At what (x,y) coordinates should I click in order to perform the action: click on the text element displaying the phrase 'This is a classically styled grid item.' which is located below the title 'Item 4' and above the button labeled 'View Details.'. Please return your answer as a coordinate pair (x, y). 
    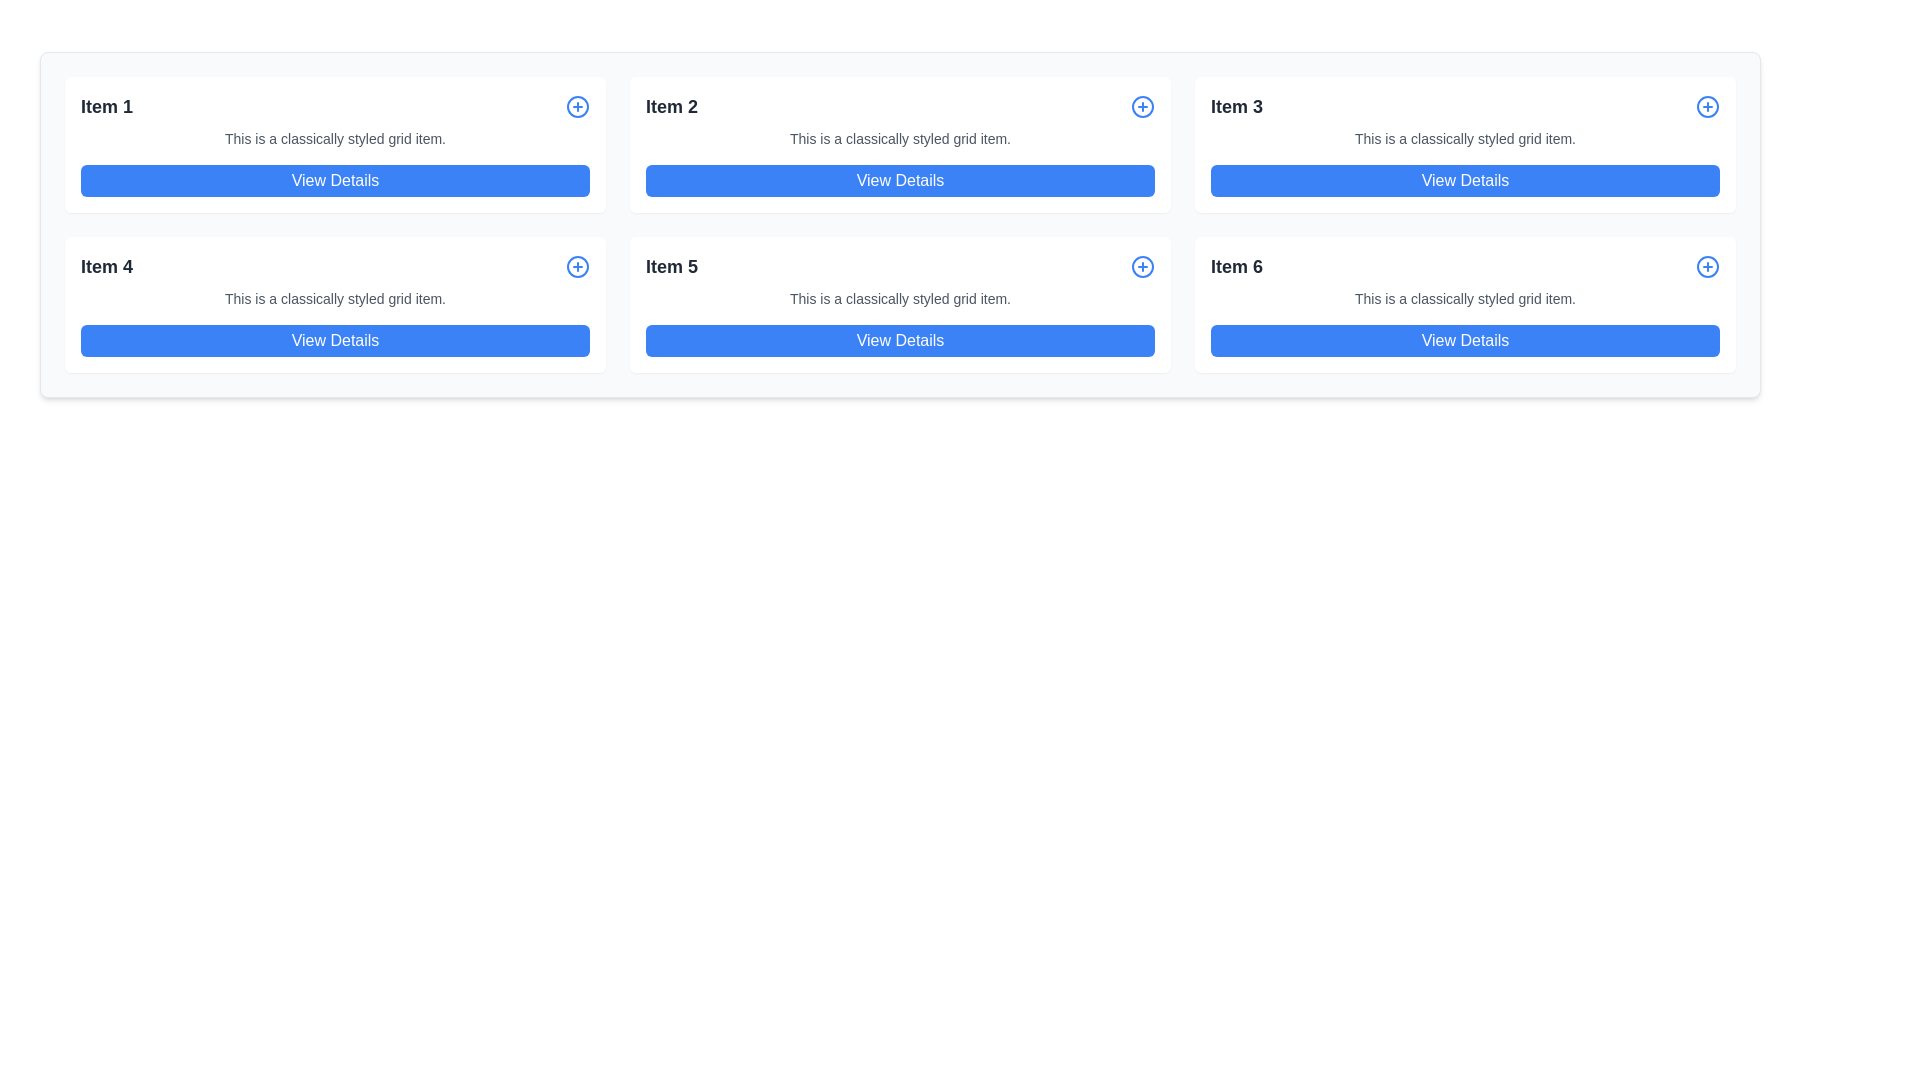
    Looking at the image, I should click on (335, 299).